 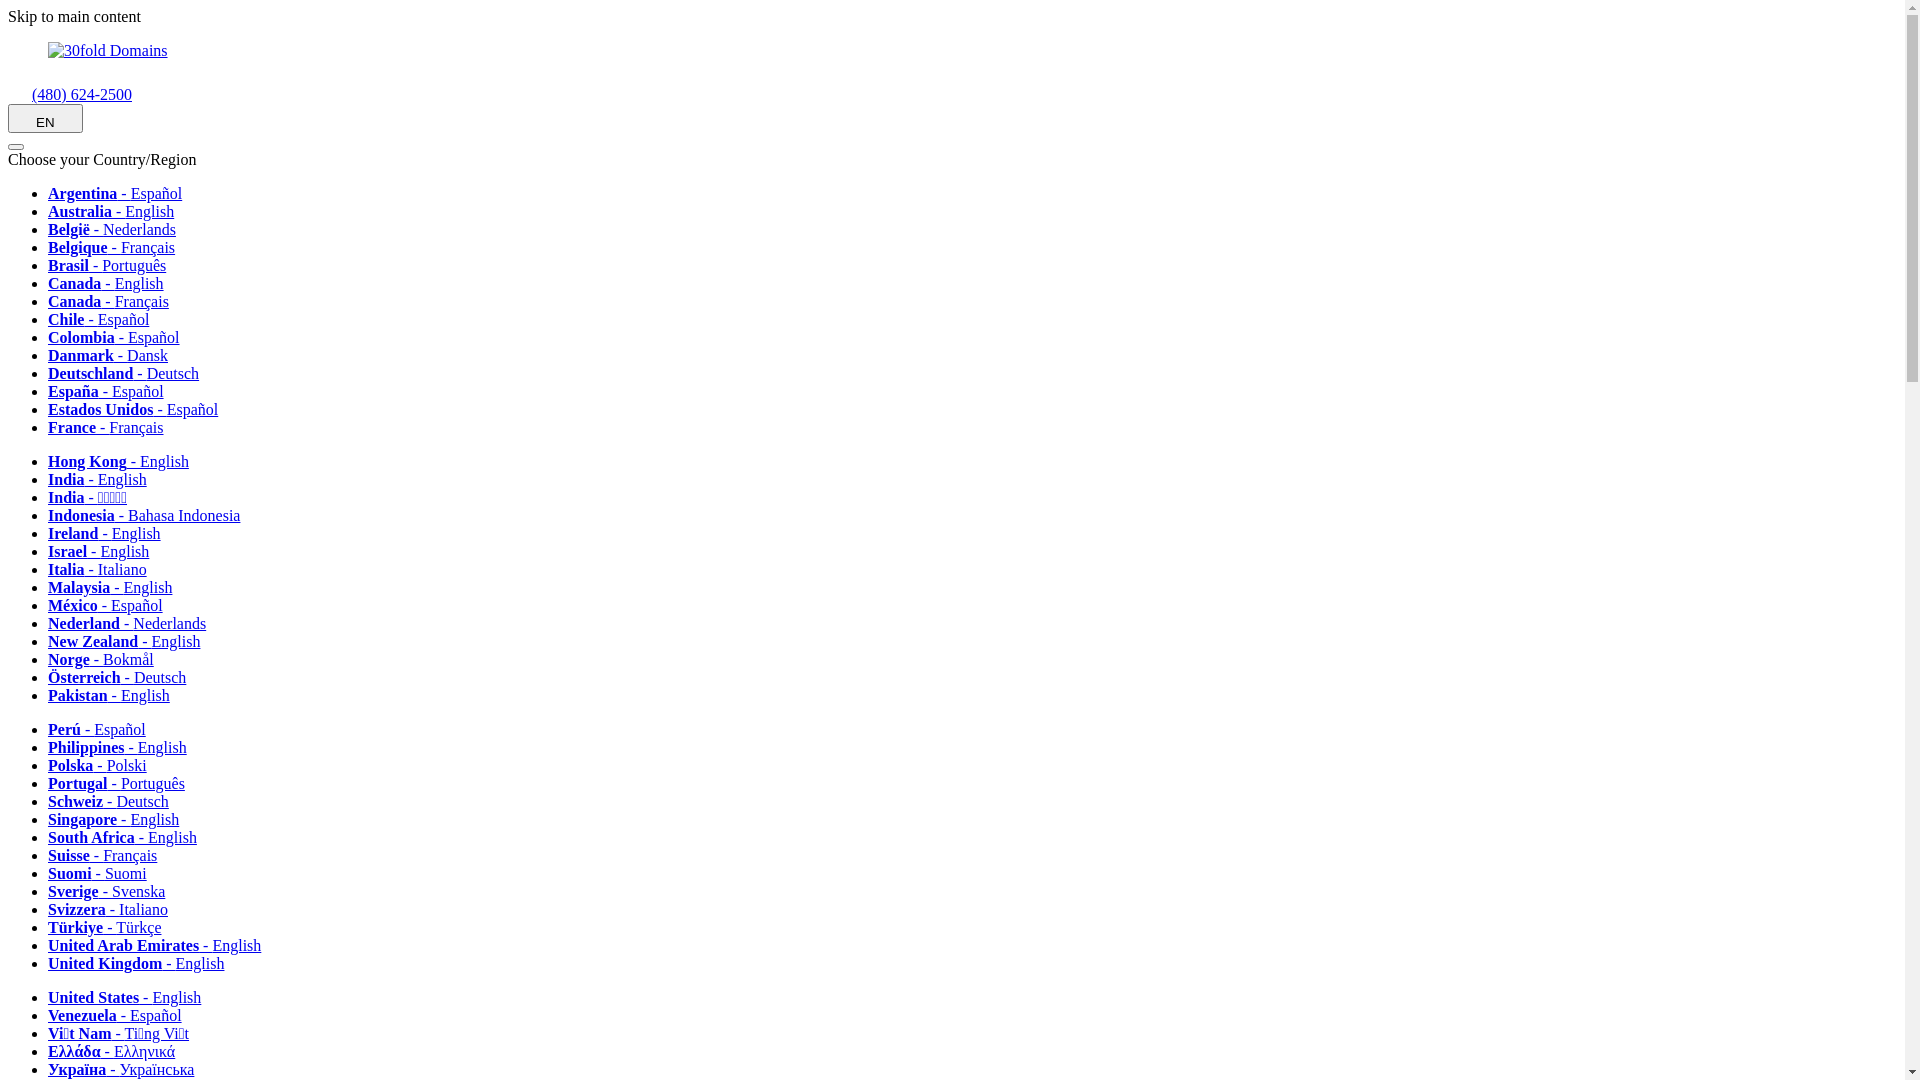 What do you see at coordinates (114, 909) in the screenshot?
I see `'Svizzera - Italiano'` at bounding box center [114, 909].